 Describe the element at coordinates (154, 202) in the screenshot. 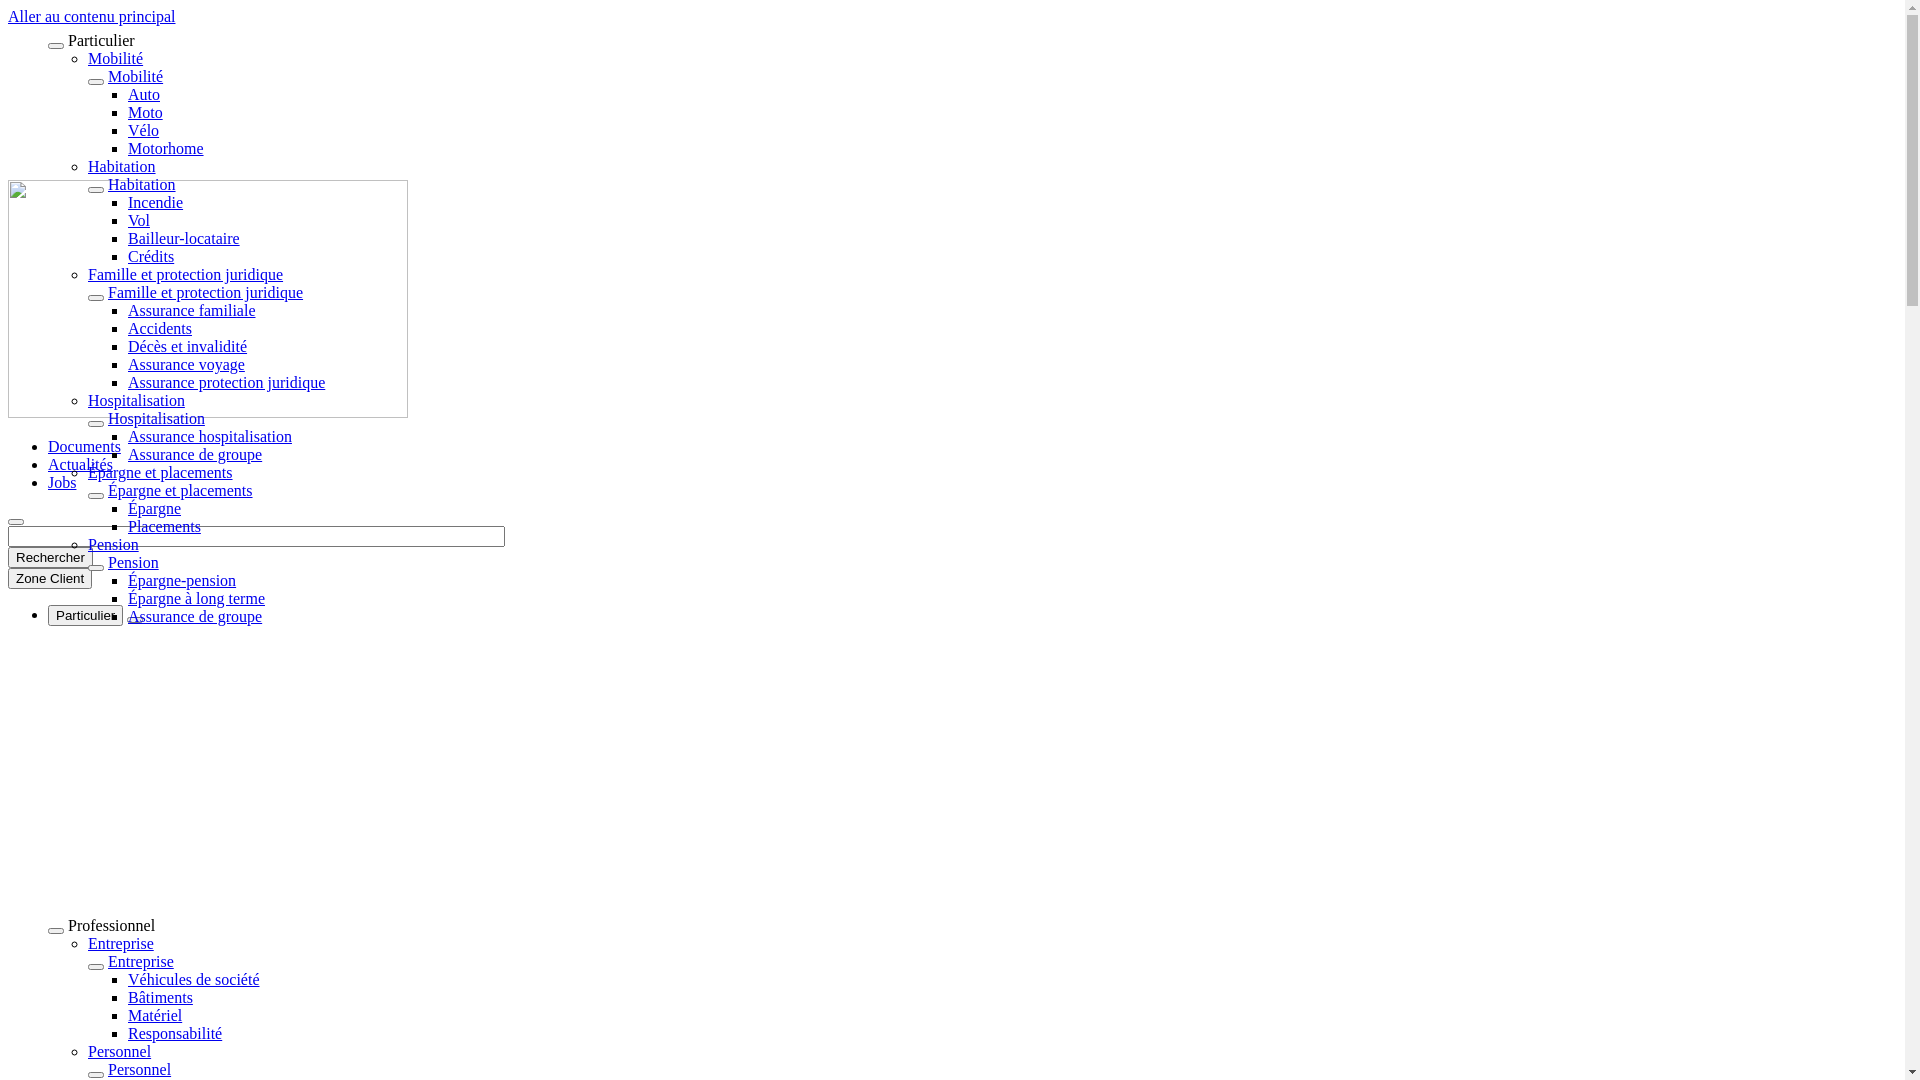

I see `'Incendie'` at that location.